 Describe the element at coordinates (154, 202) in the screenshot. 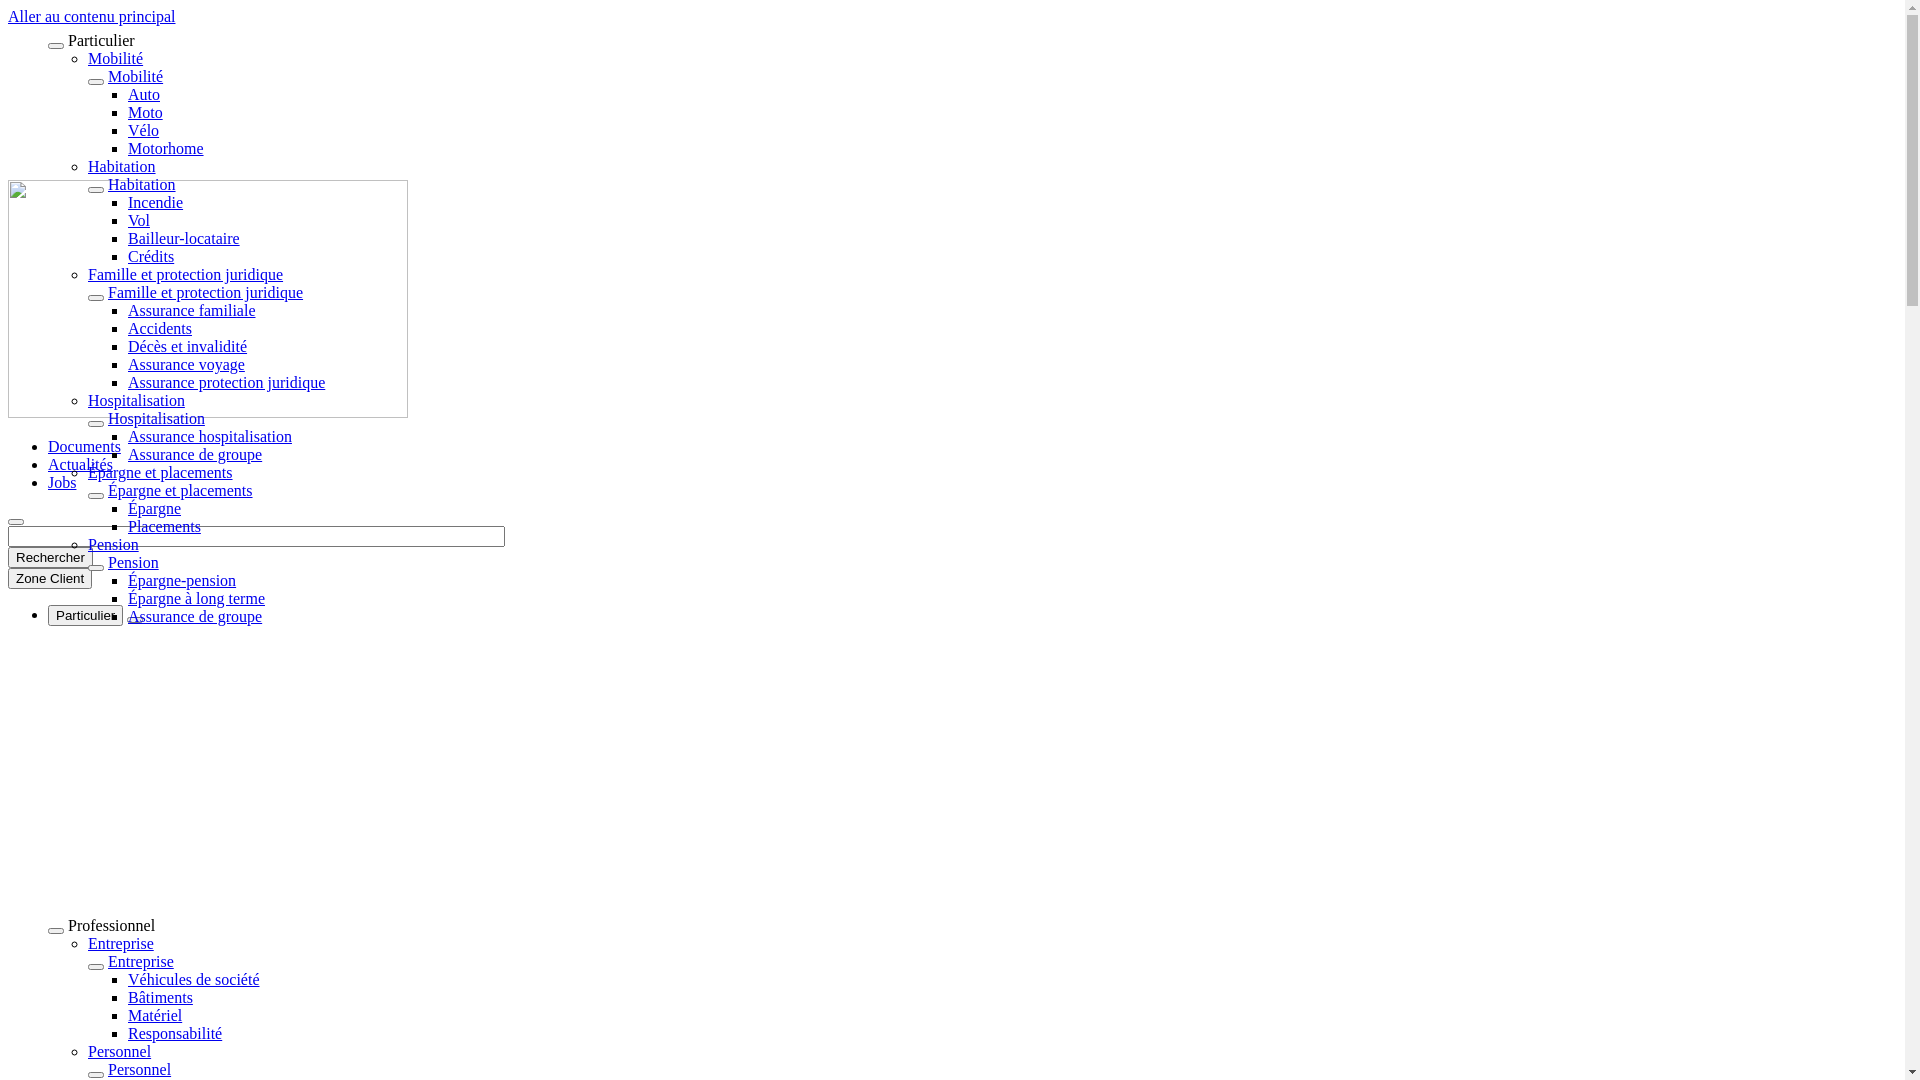

I see `'Incendie'` at that location.